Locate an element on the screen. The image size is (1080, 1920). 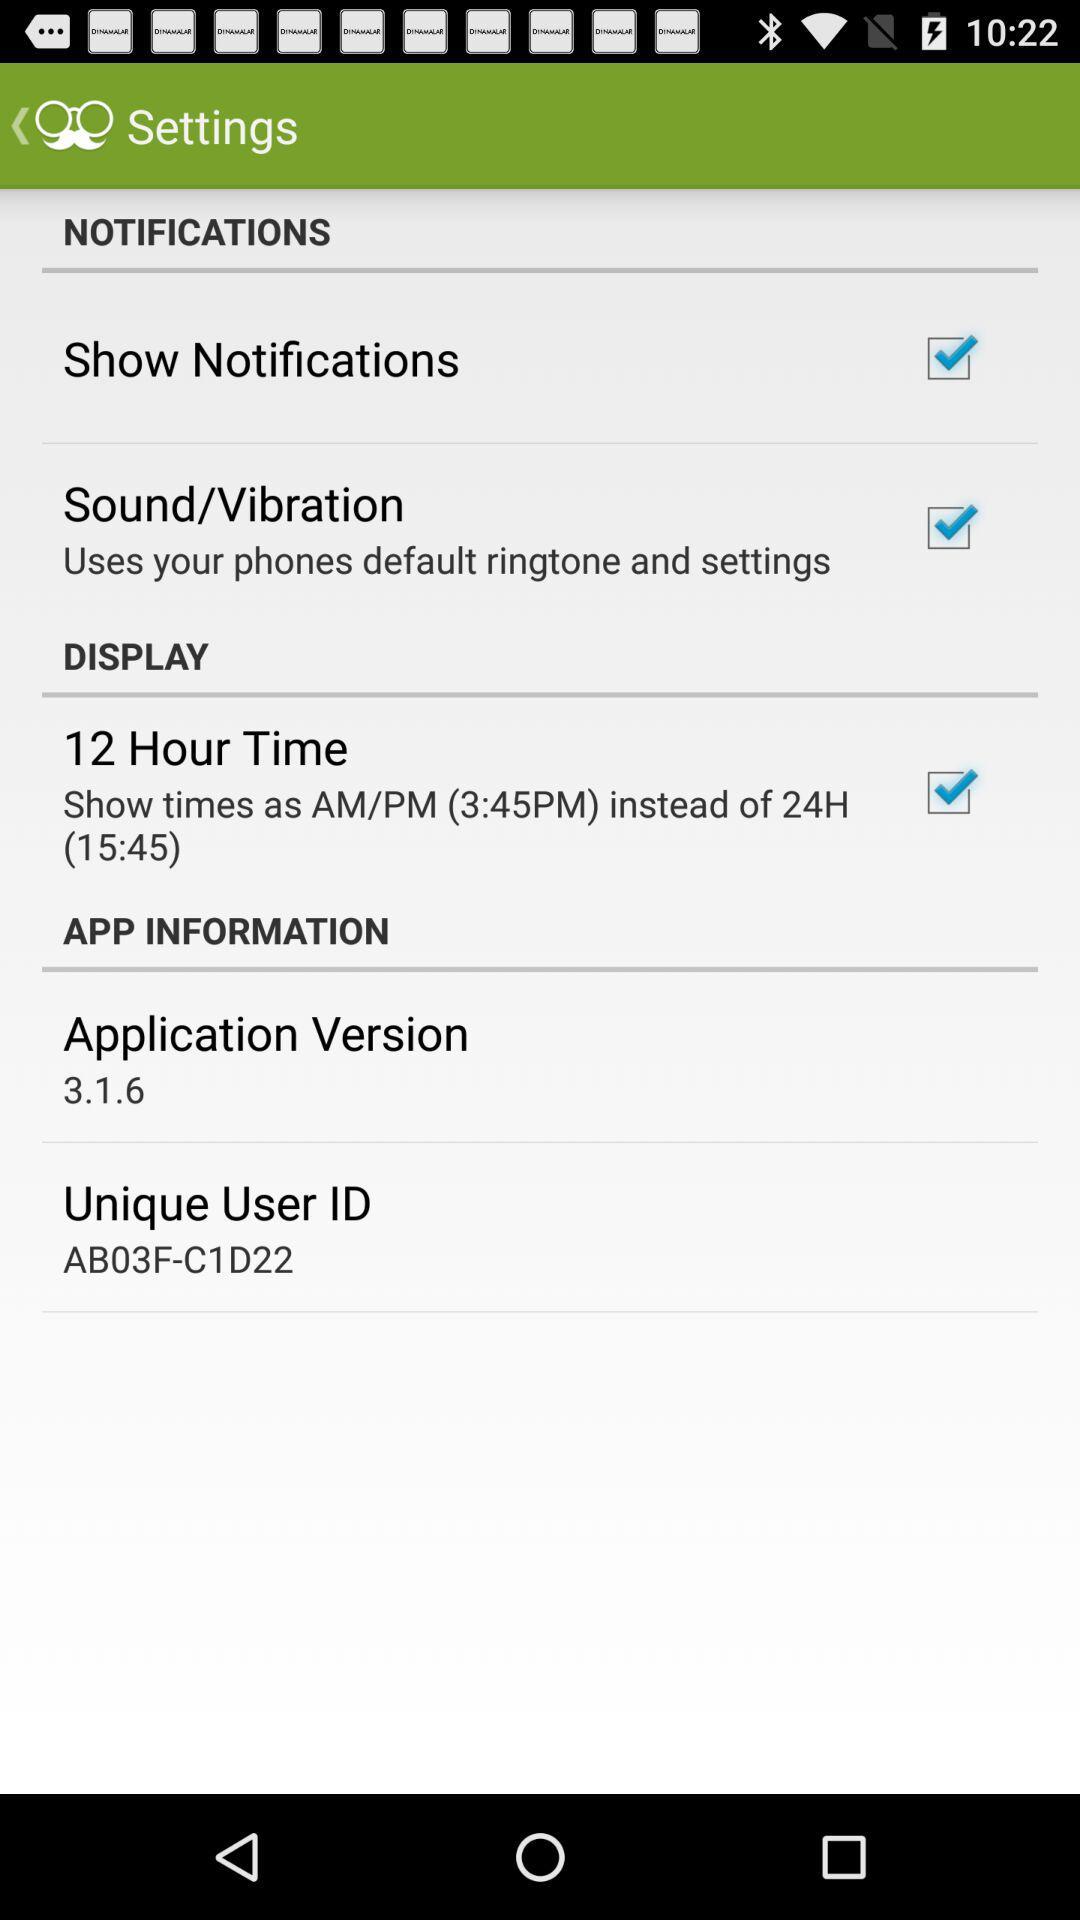
the sound/vibration icon is located at coordinates (233, 502).